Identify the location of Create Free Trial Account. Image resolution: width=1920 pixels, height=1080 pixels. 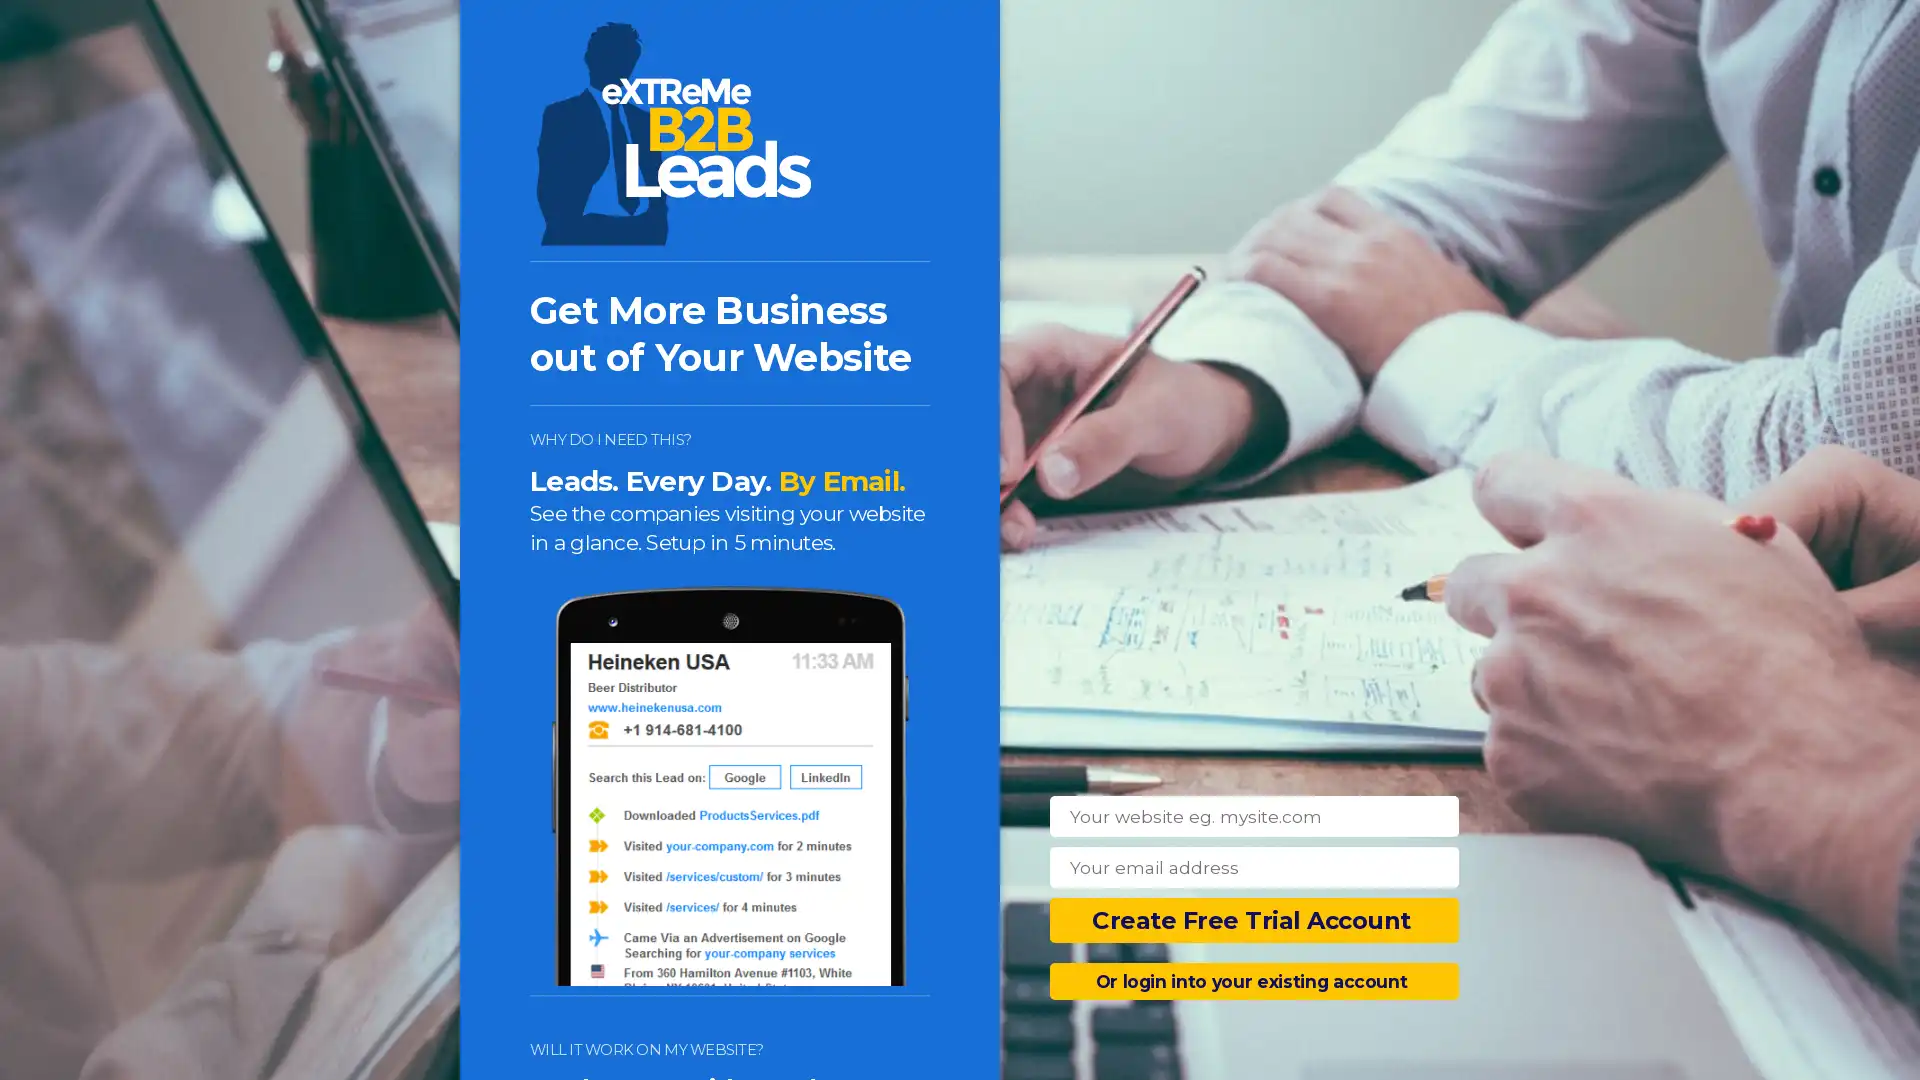
(1253, 920).